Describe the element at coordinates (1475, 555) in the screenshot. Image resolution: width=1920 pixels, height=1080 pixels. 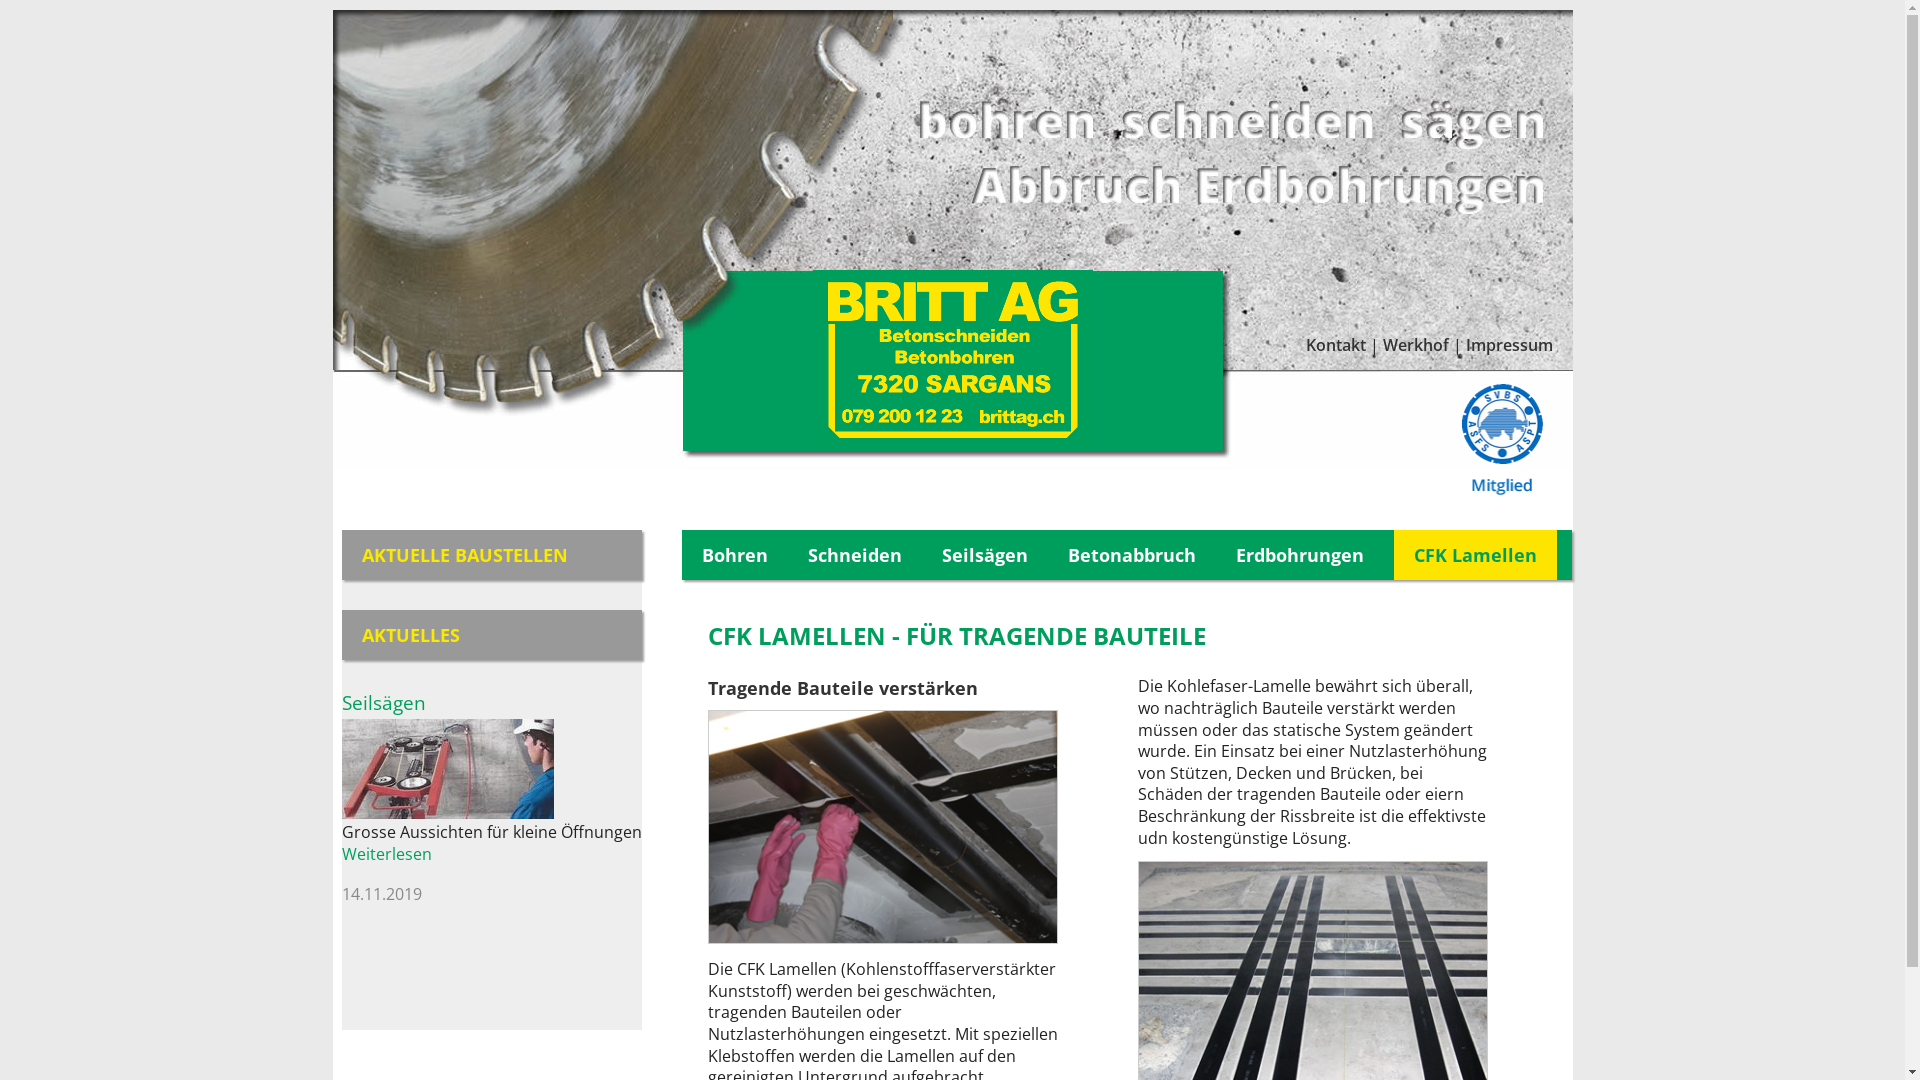
I see `'CFK Lamellen'` at that location.